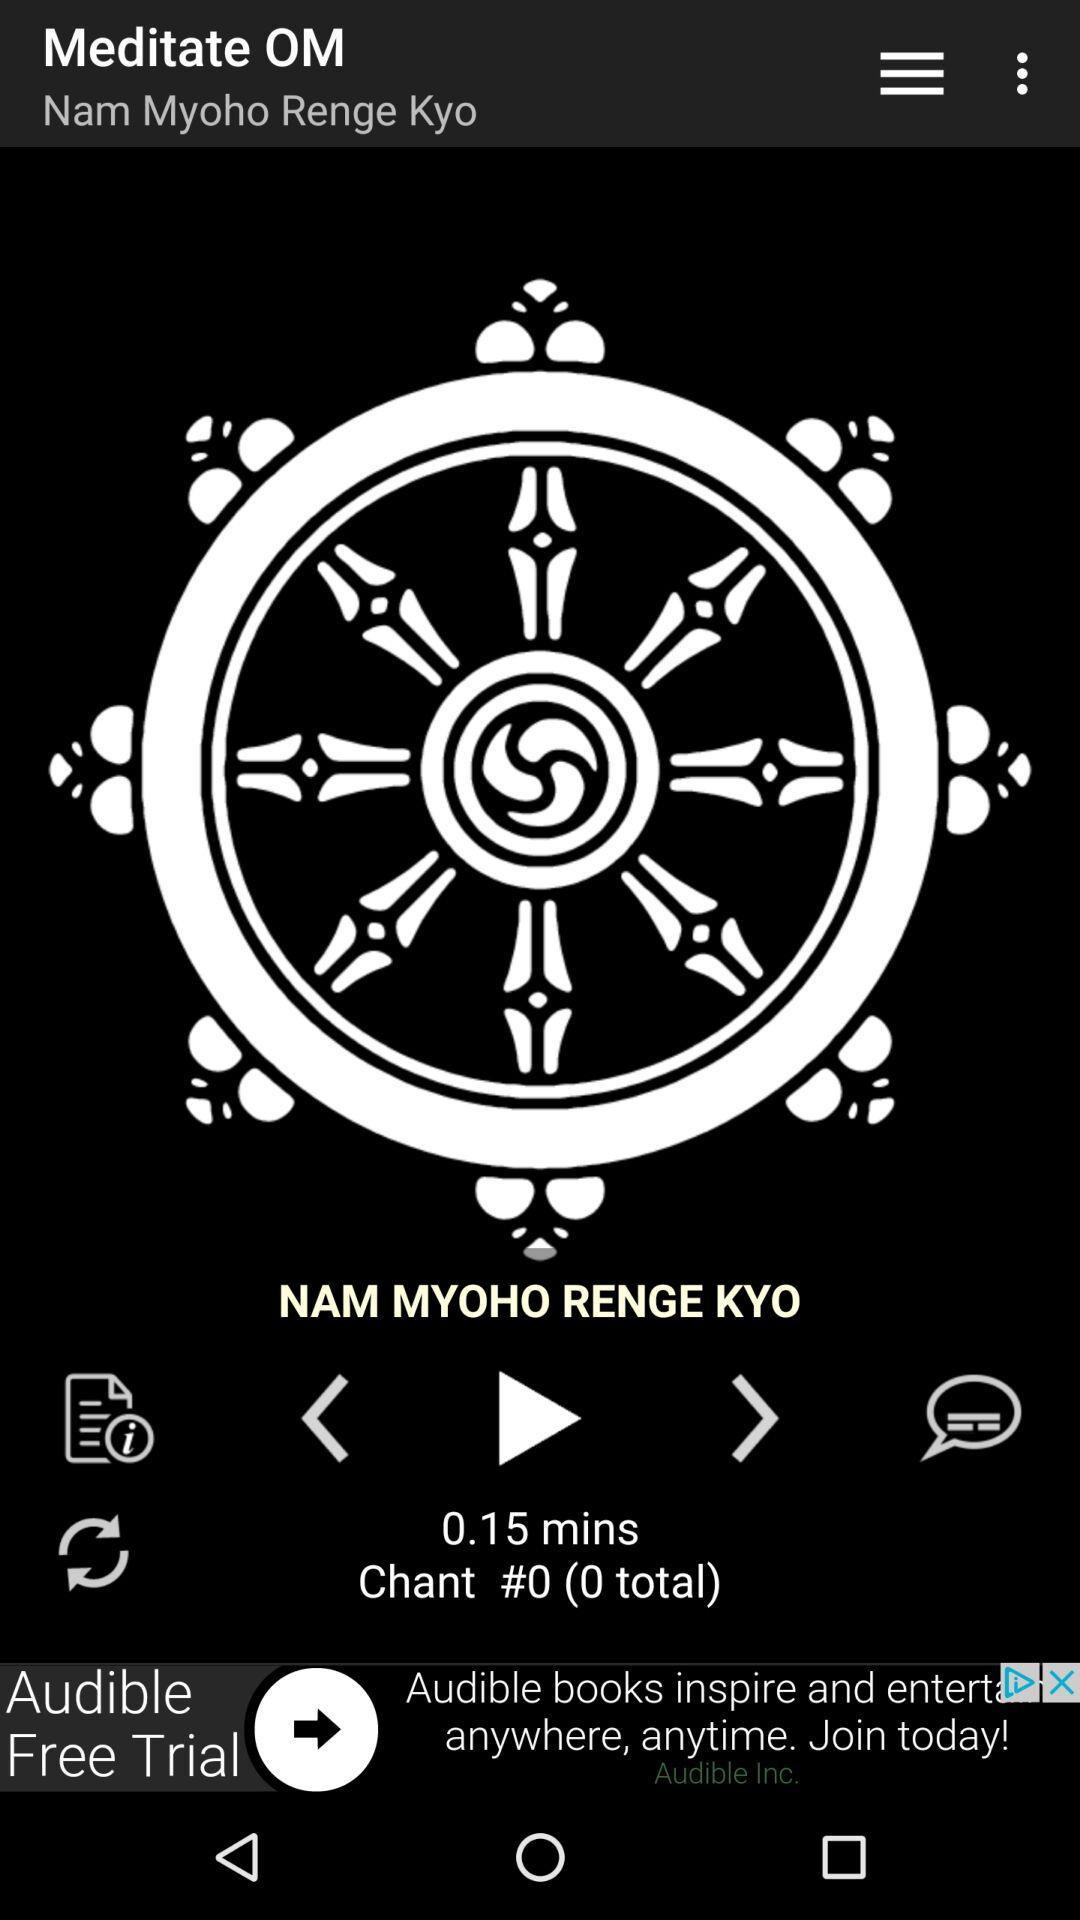 The image size is (1080, 1920). Describe the element at coordinates (755, 1417) in the screenshot. I see `advance forward` at that location.